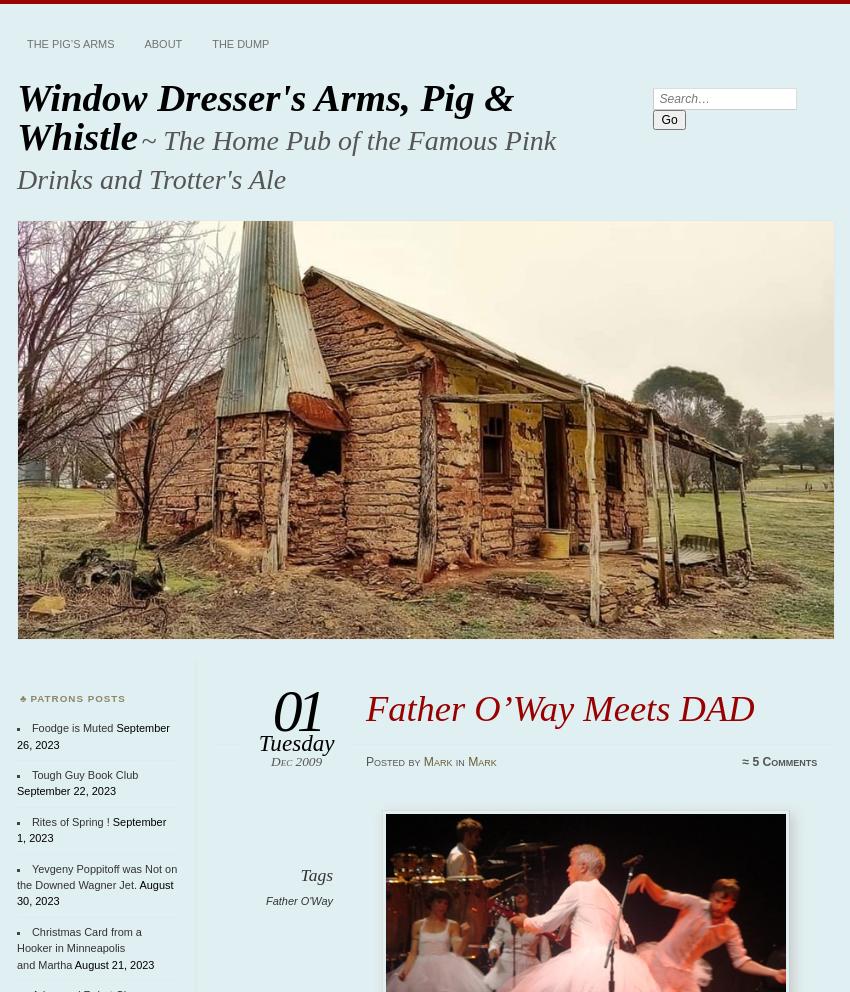  I want to click on 'About', so click(163, 44).